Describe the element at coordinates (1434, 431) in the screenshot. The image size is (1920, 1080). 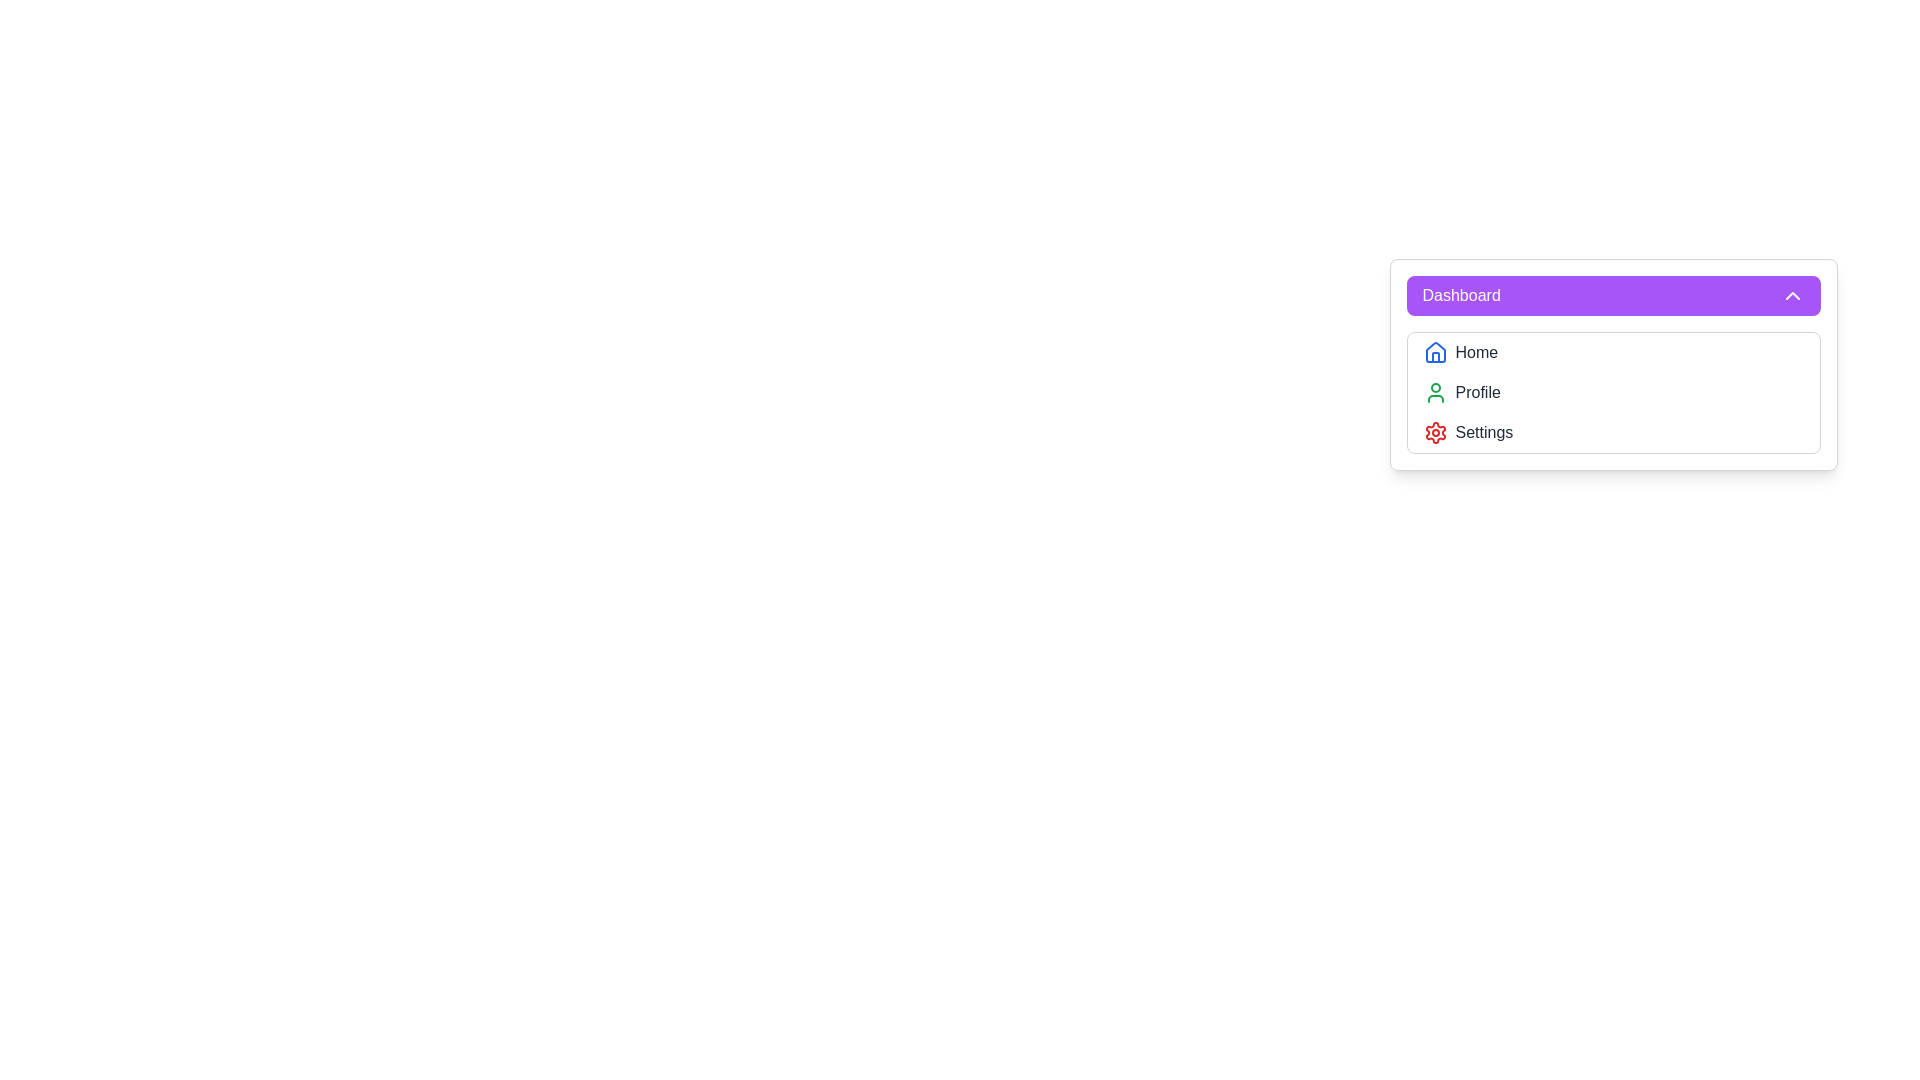
I see `the red cogwheel-shaped icon in the settings dropdown menu` at that location.